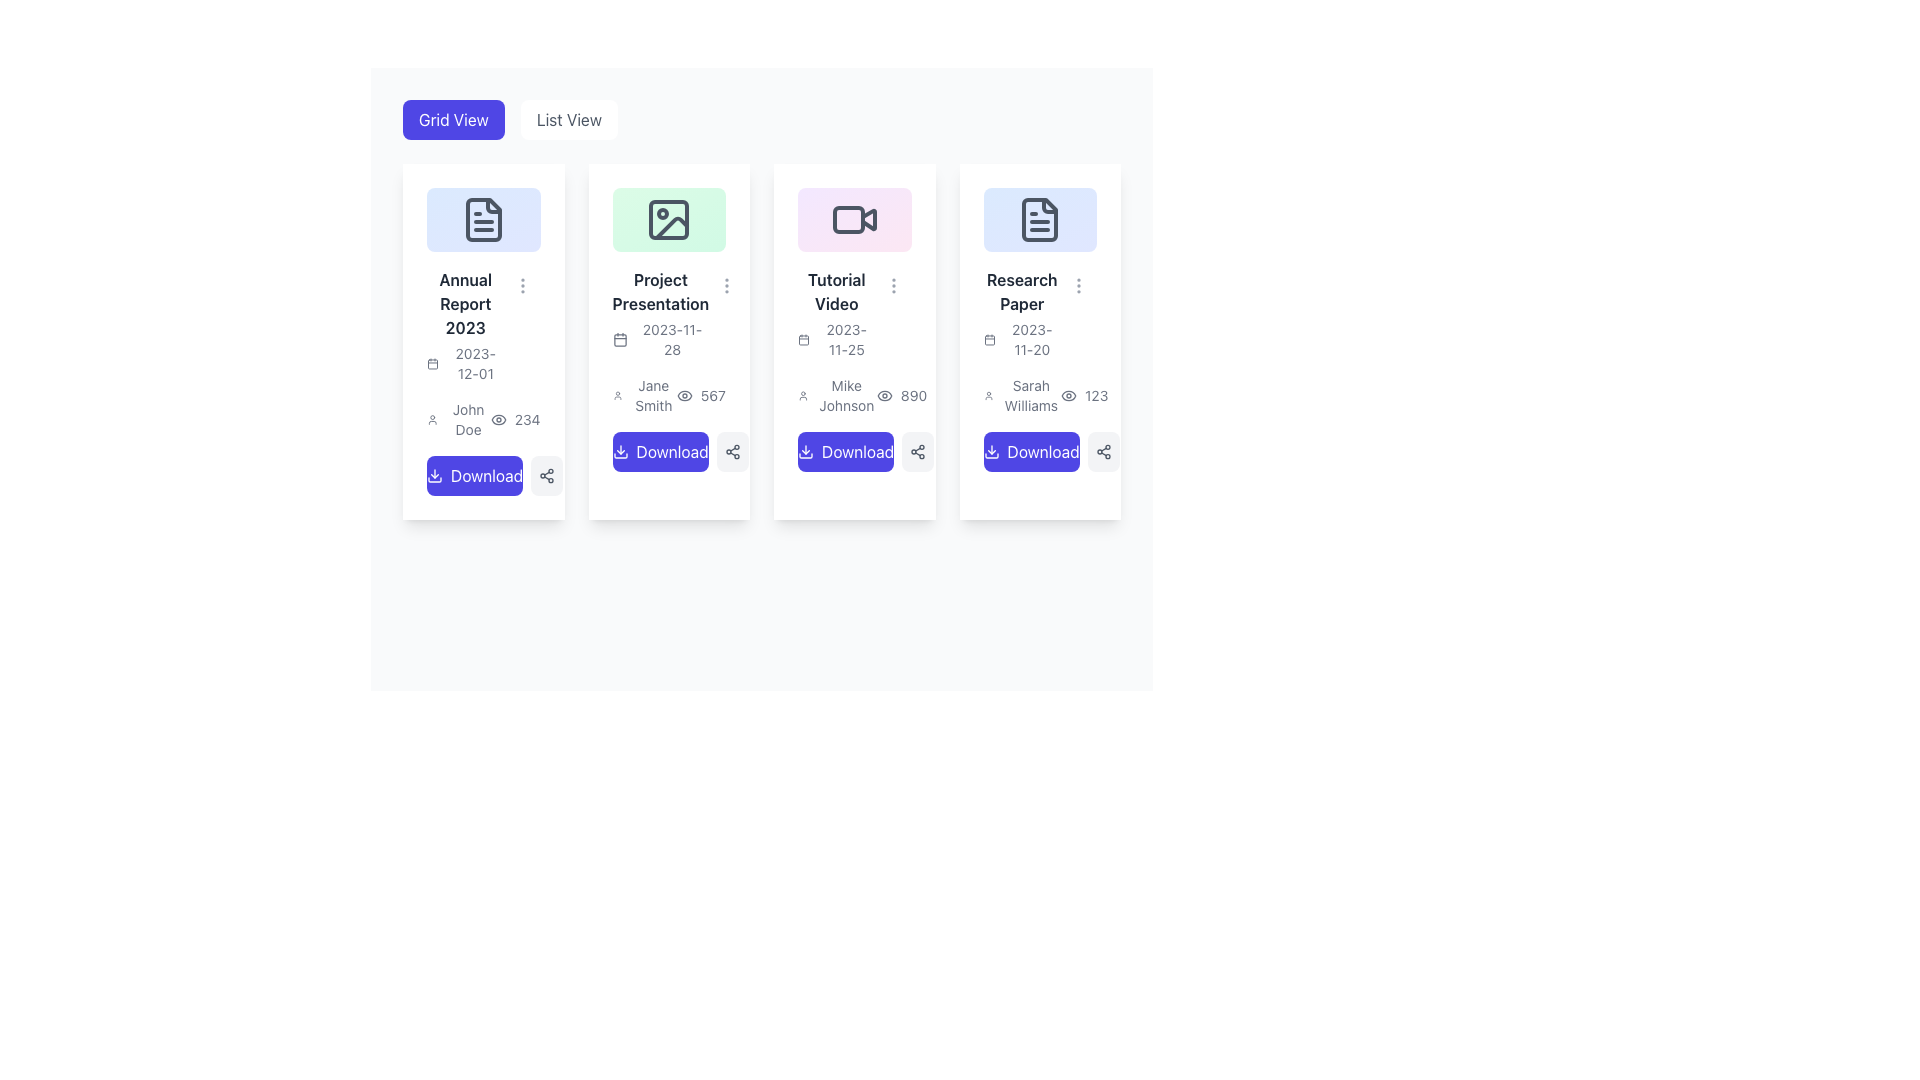 The image size is (1920, 1080). What do you see at coordinates (1022, 395) in the screenshot?
I see `the text label displaying 'Sarah Williams' located within the 'Research Paper' card, positioned to the left of the view count '123'` at bounding box center [1022, 395].